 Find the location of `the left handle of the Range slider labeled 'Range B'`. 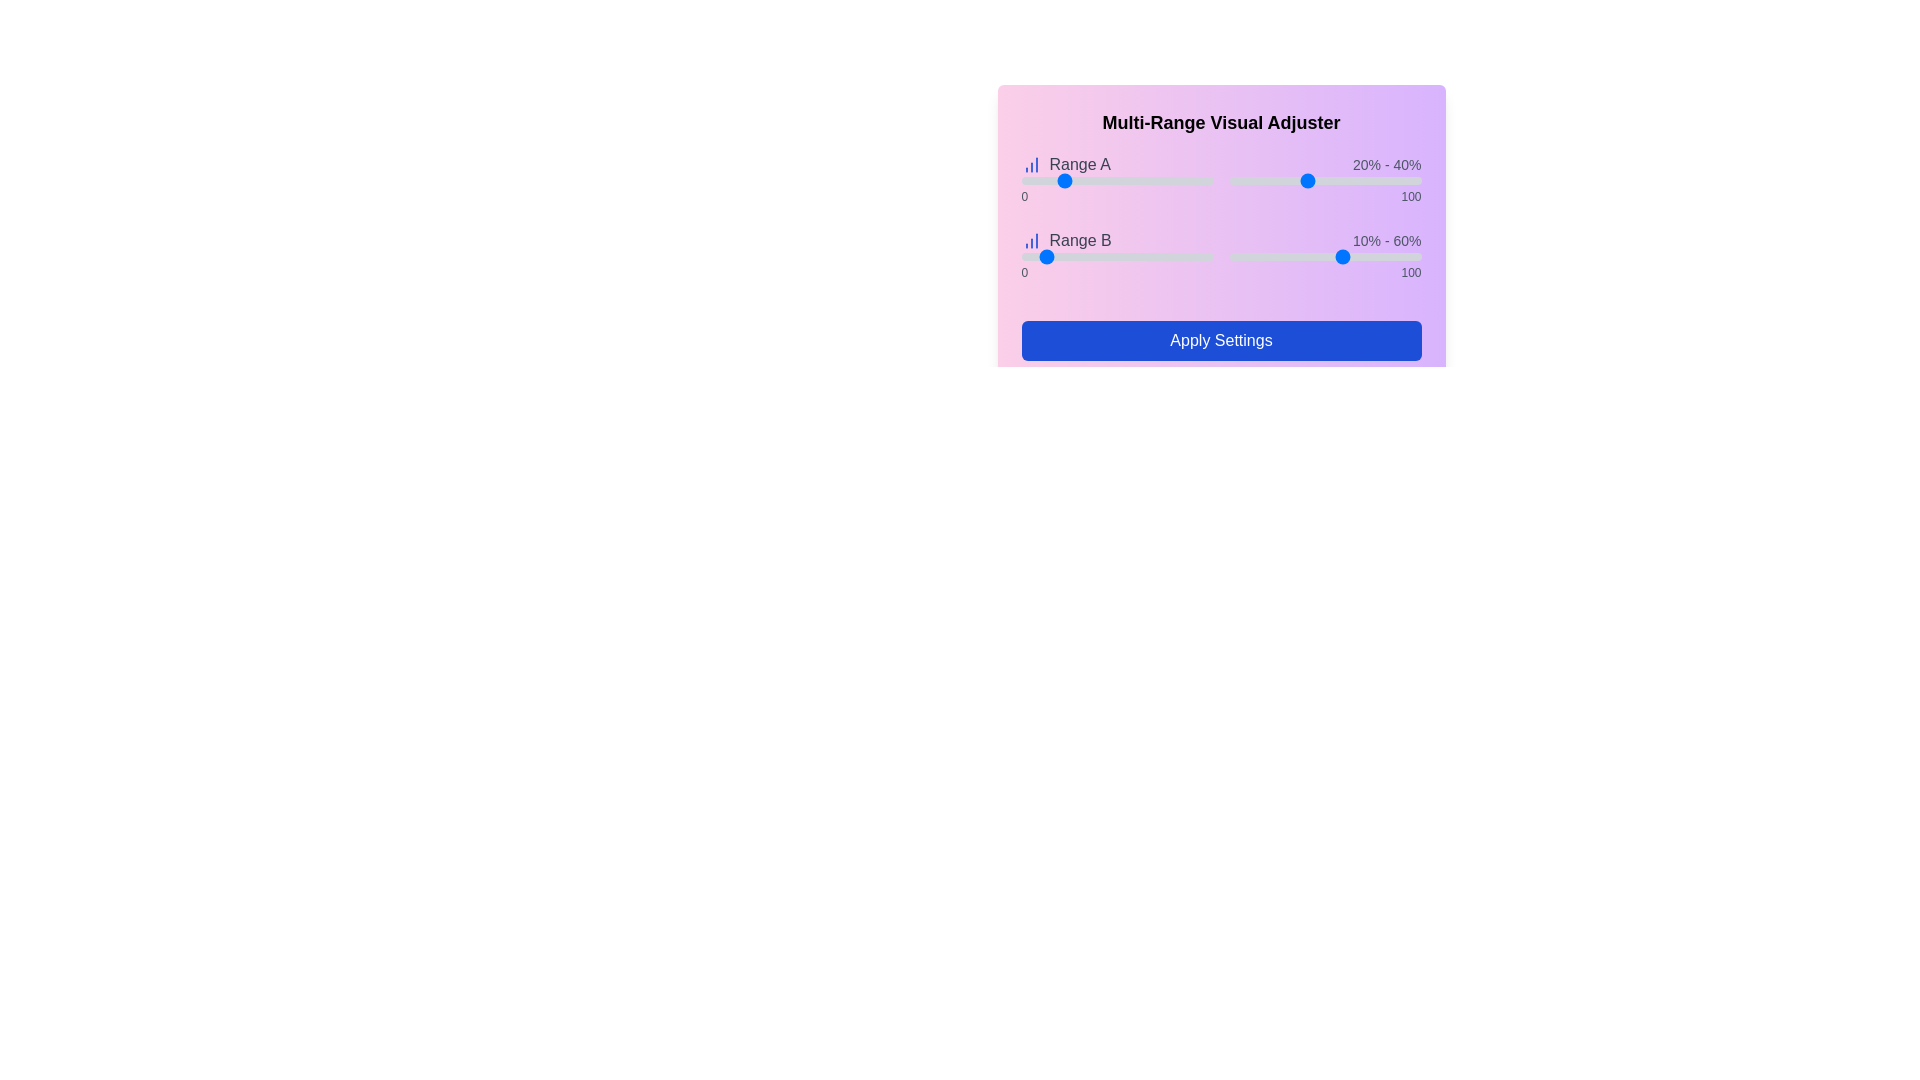

the left handle of the Range slider labeled 'Range B' is located at coordinates (1220, 253).